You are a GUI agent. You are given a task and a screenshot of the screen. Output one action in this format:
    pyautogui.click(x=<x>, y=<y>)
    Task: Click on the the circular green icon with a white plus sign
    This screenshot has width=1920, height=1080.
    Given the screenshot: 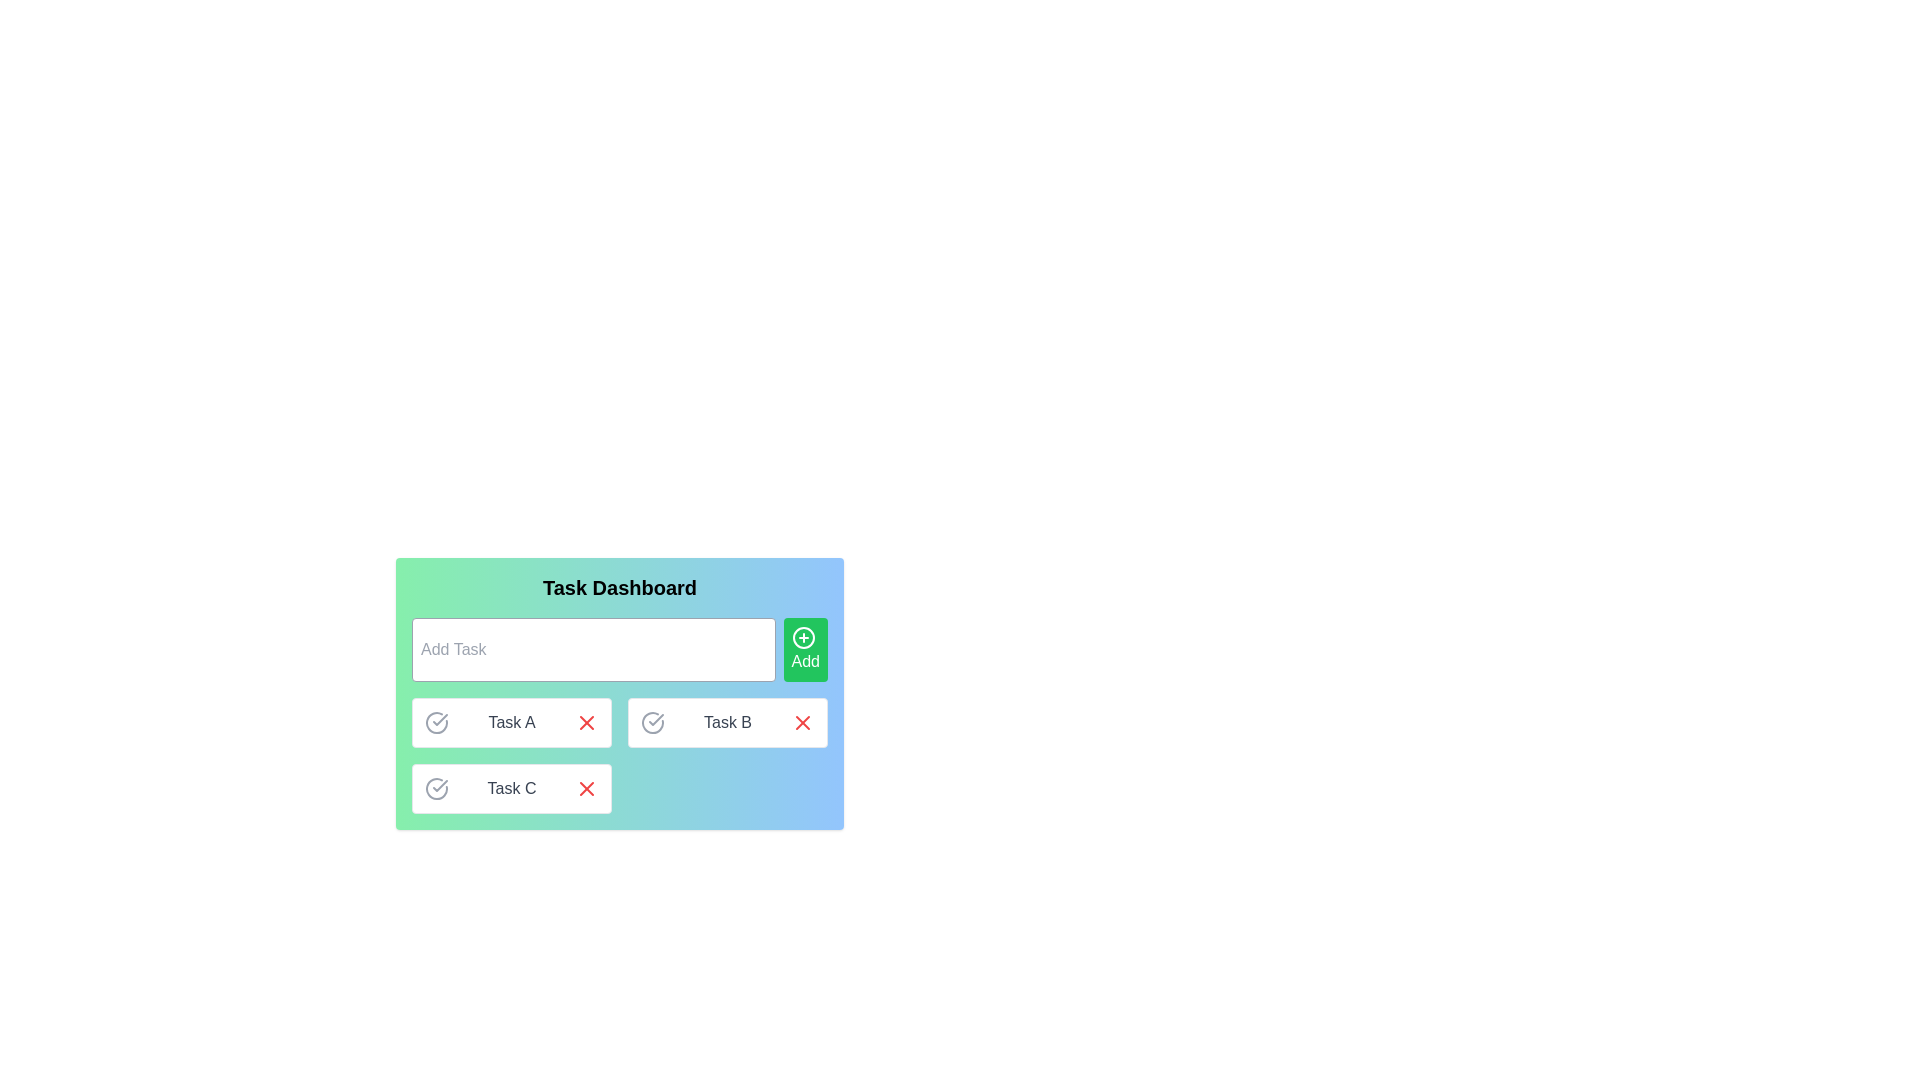 What is the action you would take?
    pyautogui.click(x=803, y=637)
    